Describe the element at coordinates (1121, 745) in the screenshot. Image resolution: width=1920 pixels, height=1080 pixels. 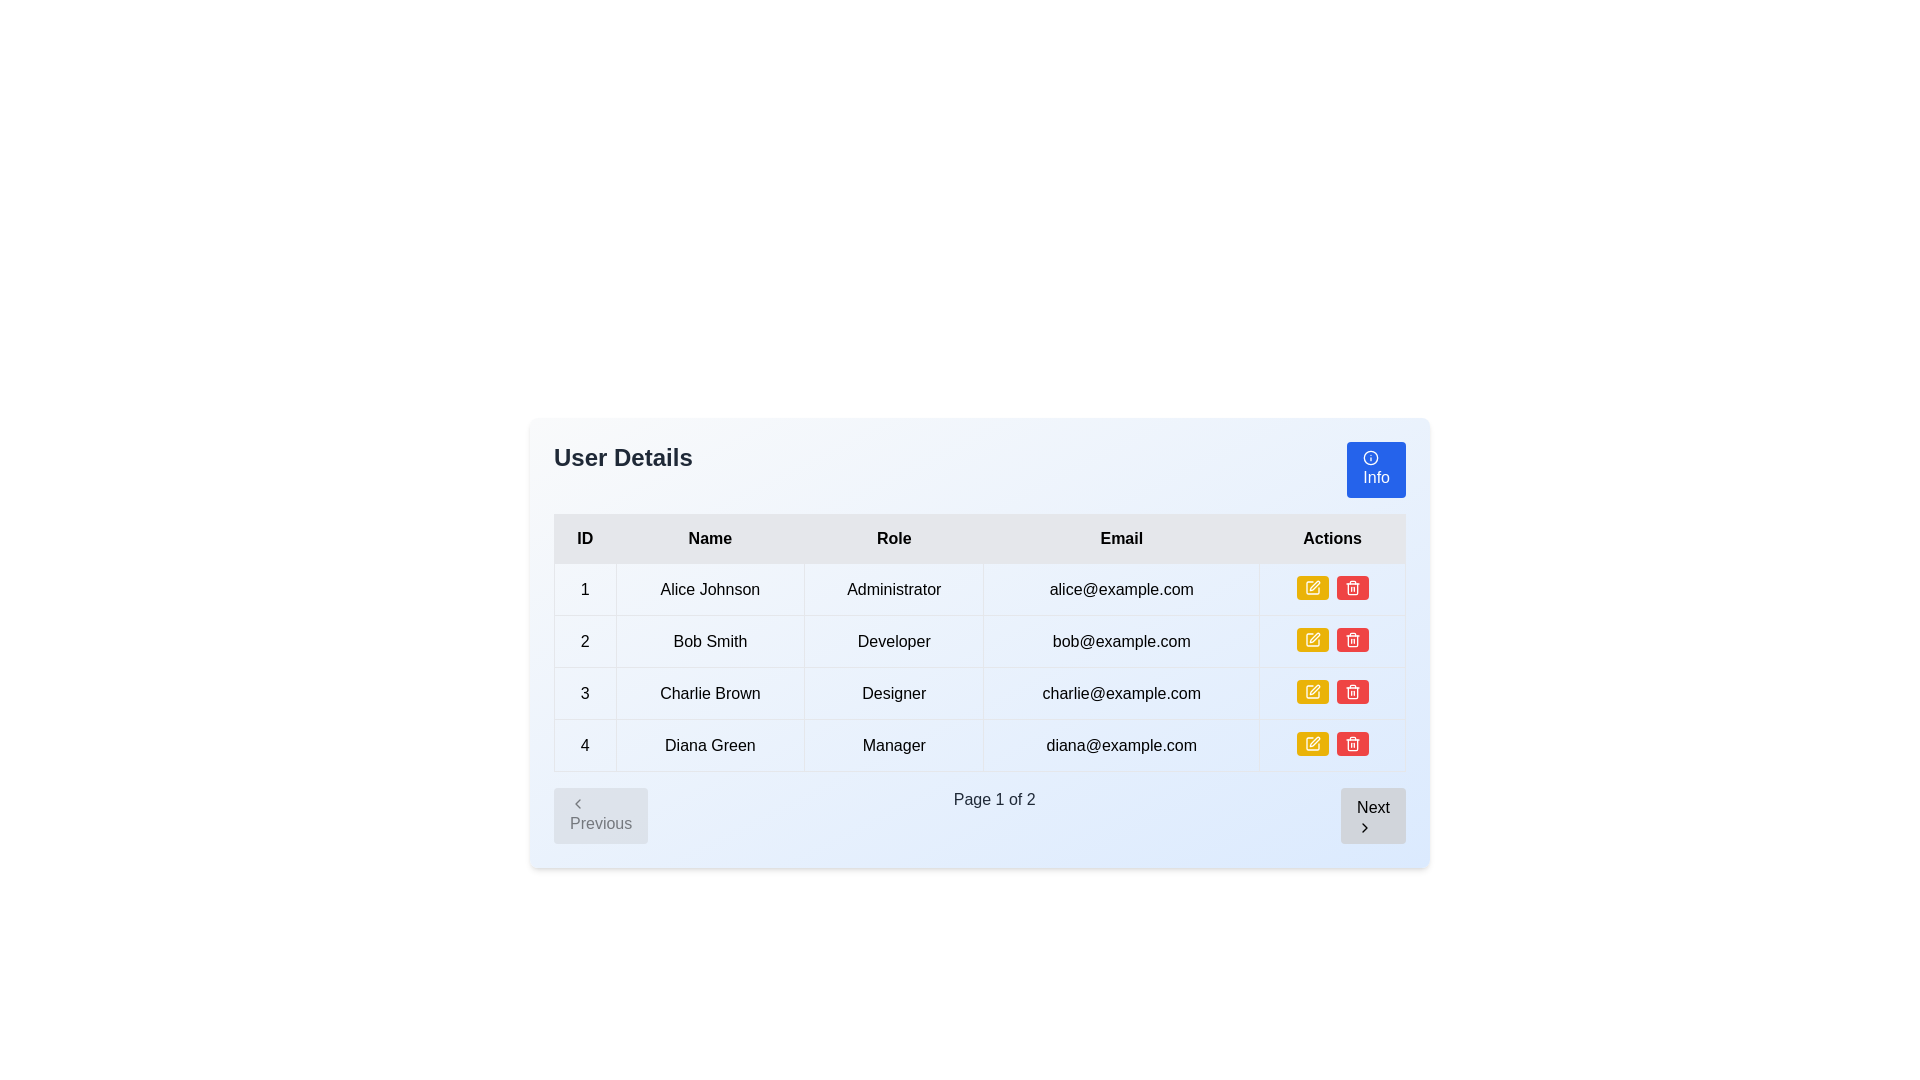
I see `the static text displaying 'diana@example.com' located in the fourth row of the 'Email' column within a structured table layout` at that location.